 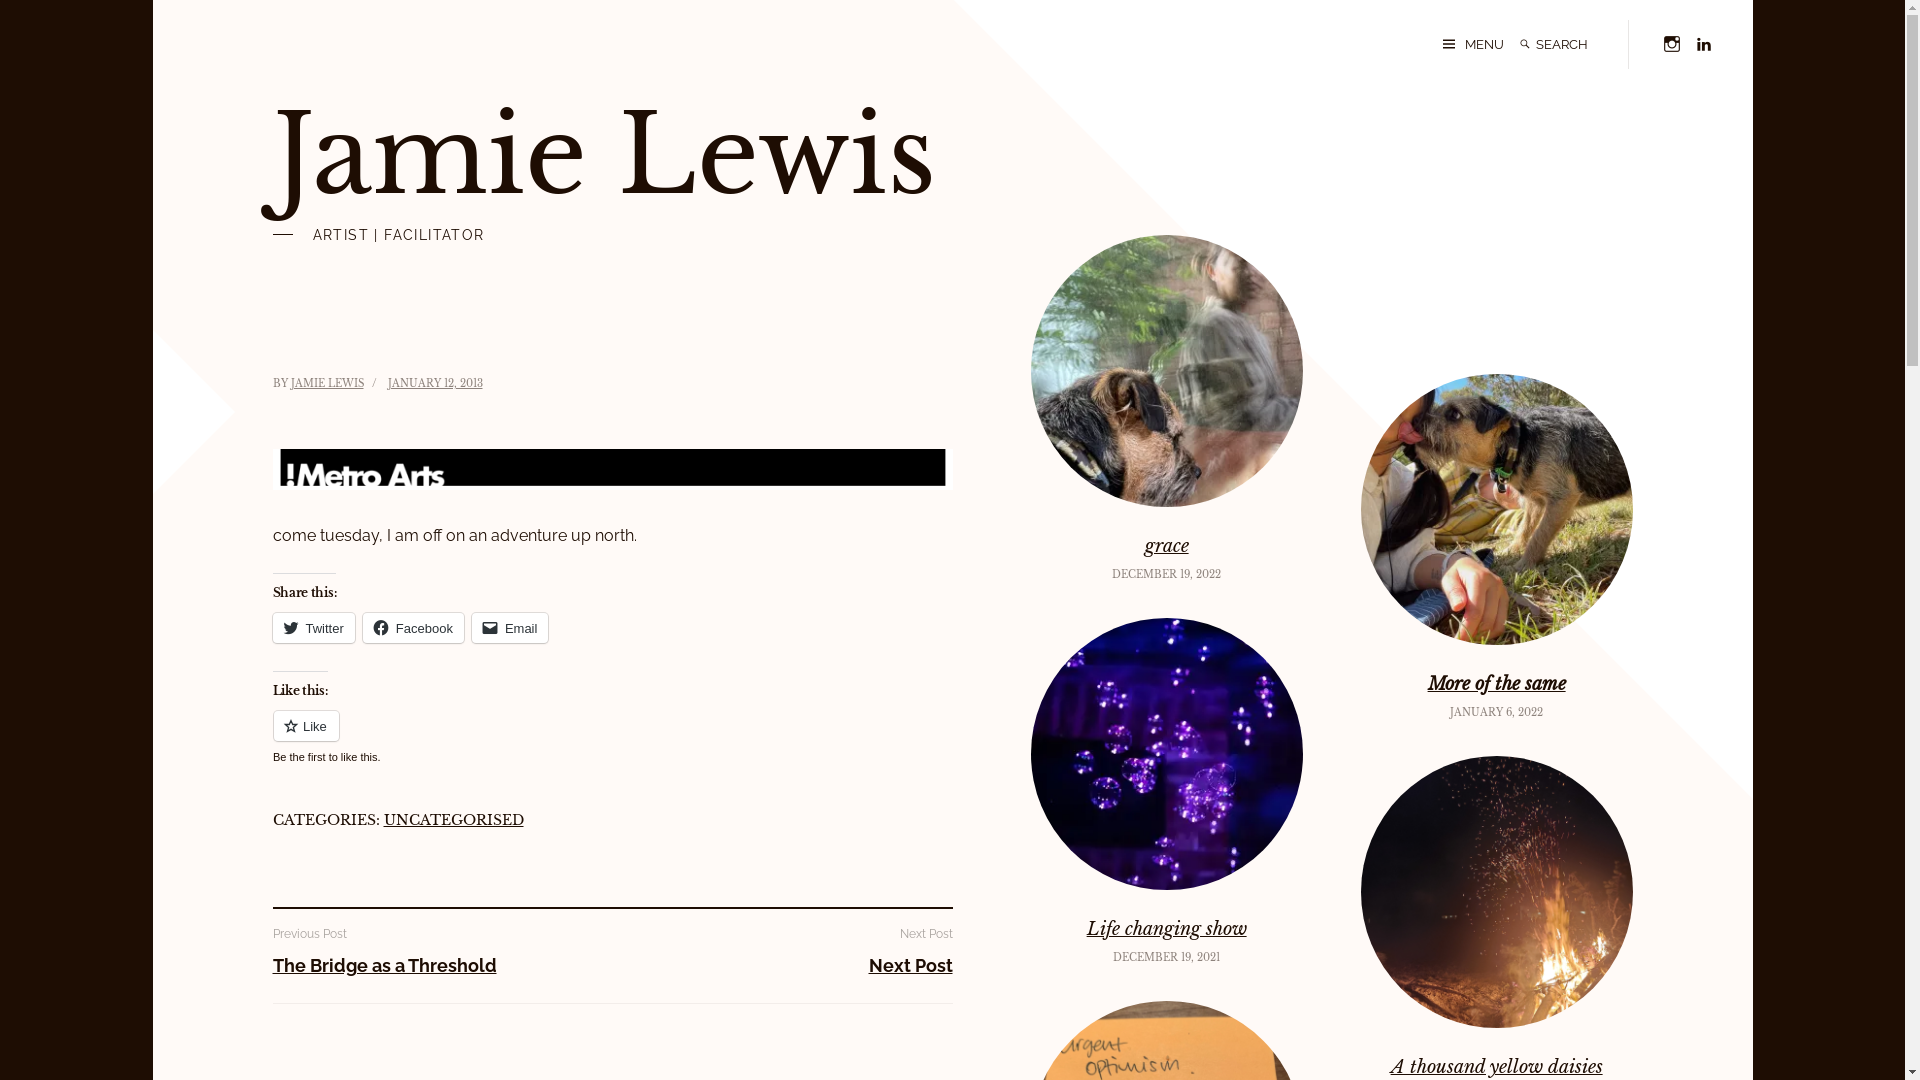 I want to click on 'JANUARY 12, 2013', so click(x=434, y=383).